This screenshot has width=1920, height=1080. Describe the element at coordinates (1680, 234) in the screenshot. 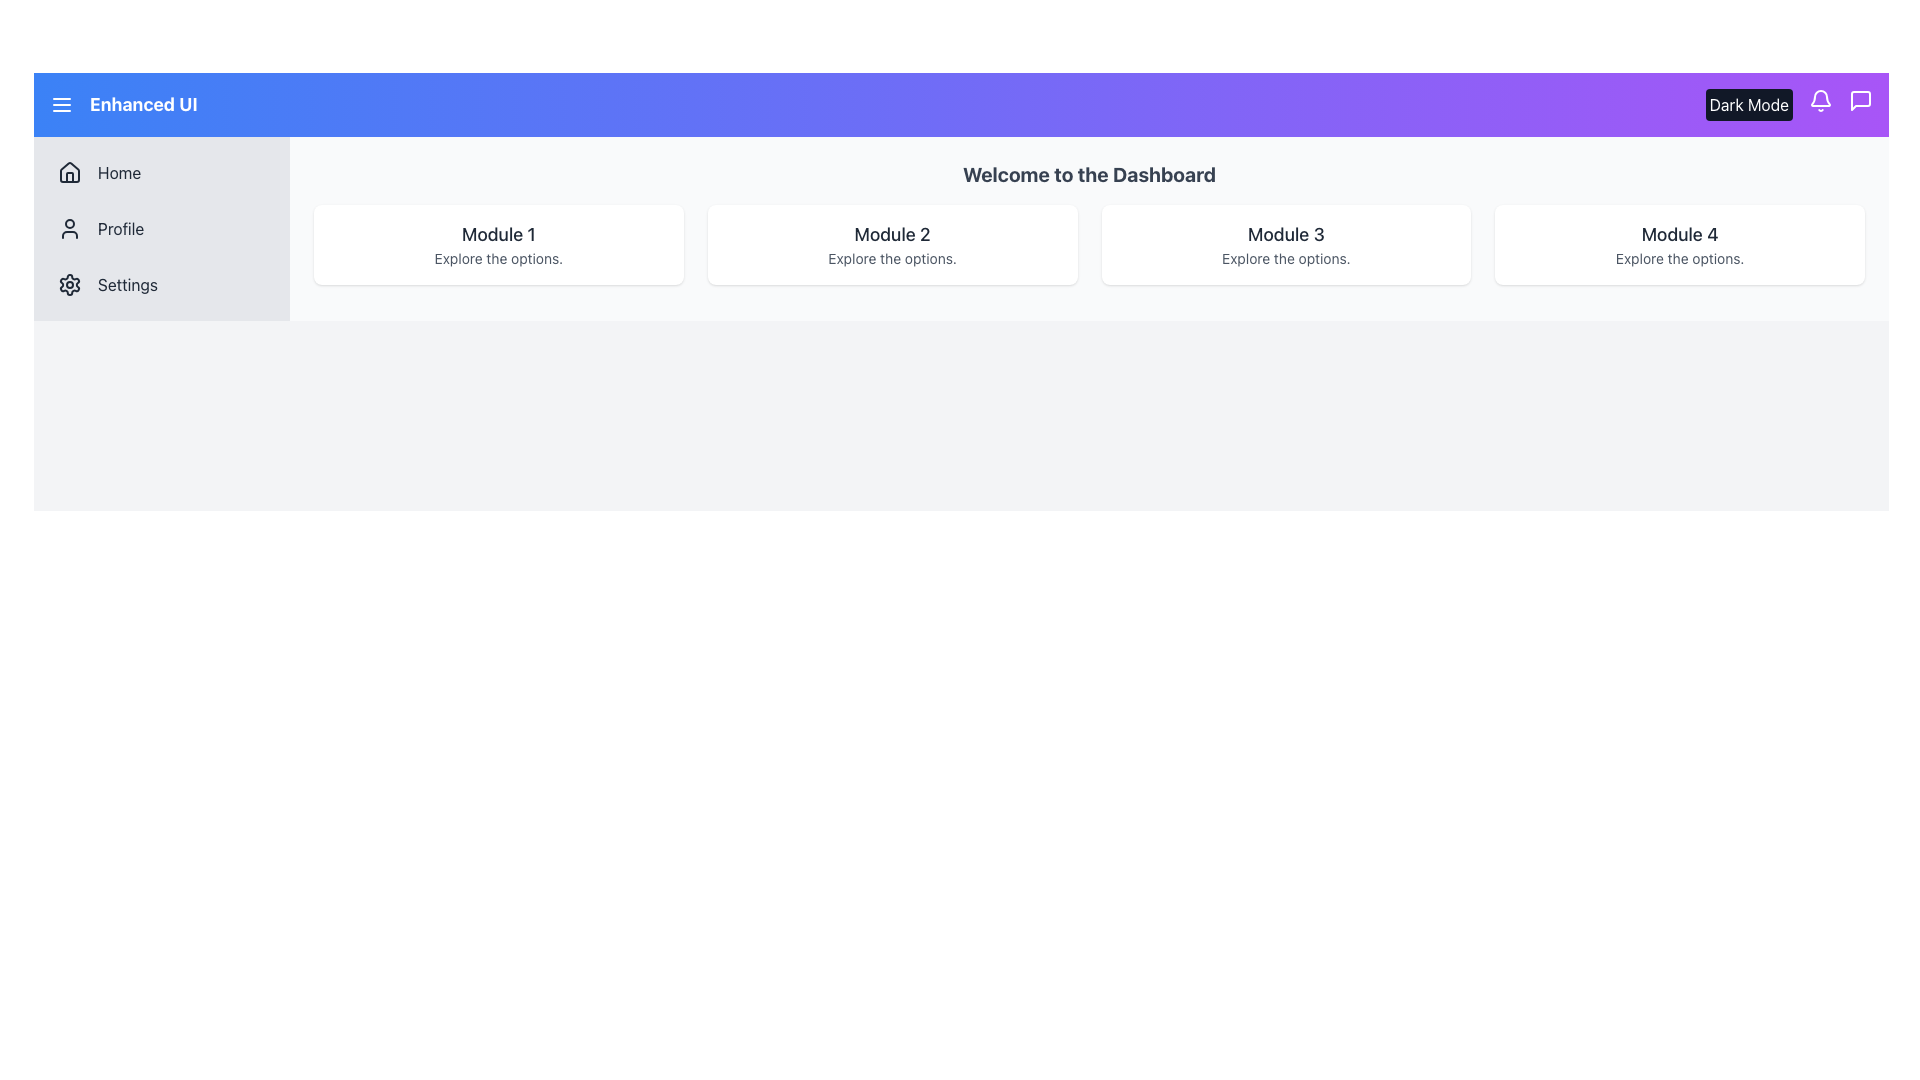

I see `text label at the top-center of the card labelled 'Module 4\nExplore the options.'` at that location.